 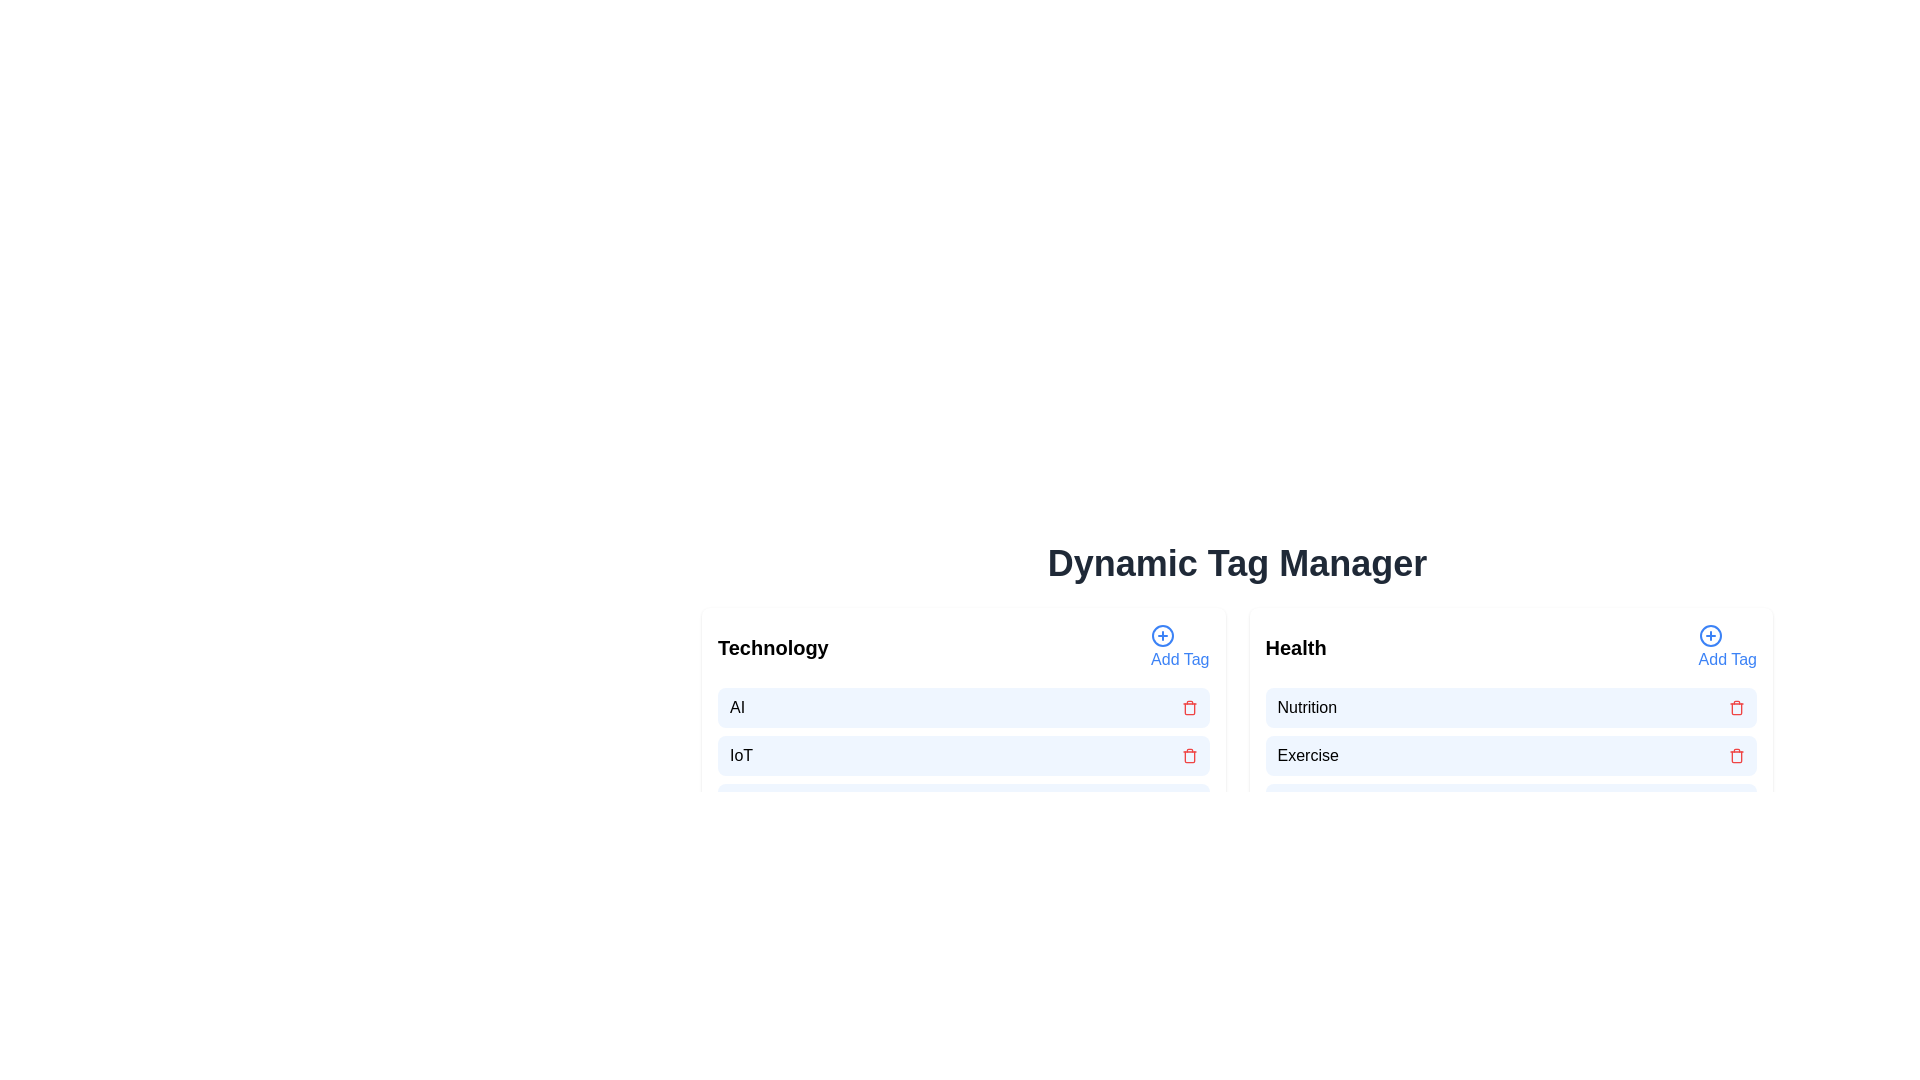 I want to click on the 'Nutrition' static text label, so click(x=1307, y=707).